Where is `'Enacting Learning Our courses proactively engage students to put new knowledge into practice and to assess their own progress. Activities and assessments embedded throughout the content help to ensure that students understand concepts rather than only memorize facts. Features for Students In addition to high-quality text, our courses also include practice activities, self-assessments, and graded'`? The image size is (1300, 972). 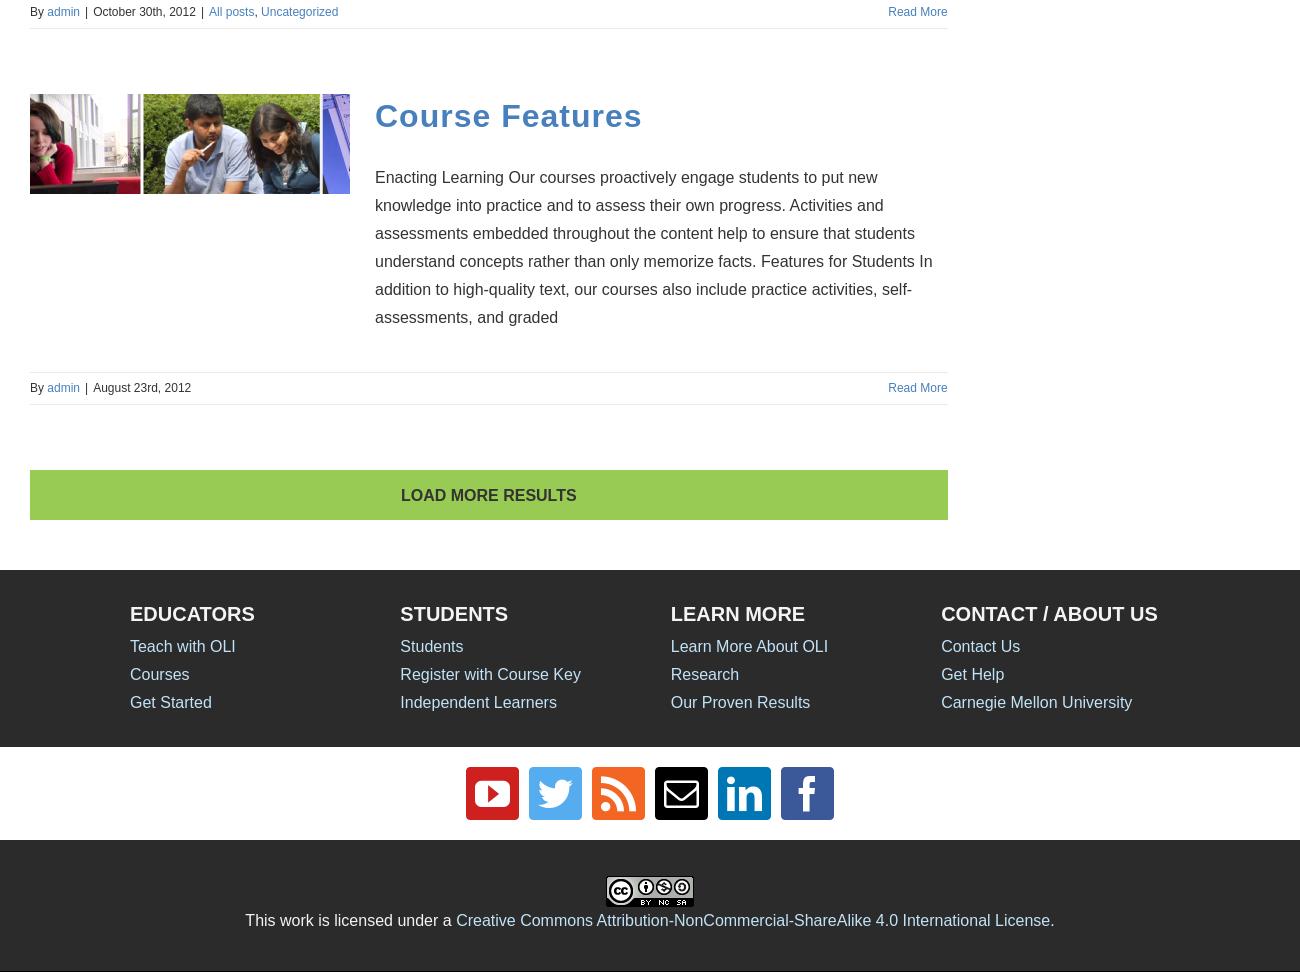
'Enacting Learning Our courses proactively engage students to put new knowledge into practice and to assess their own progress. Activities and assessments embedded throughout the content help to ensure that students understand concepts rather than only memorize facts. Features for Students In addition to high-quality text, our courses also include practice activities, self-assessments, and graded' is located at coordinates (652, 246).